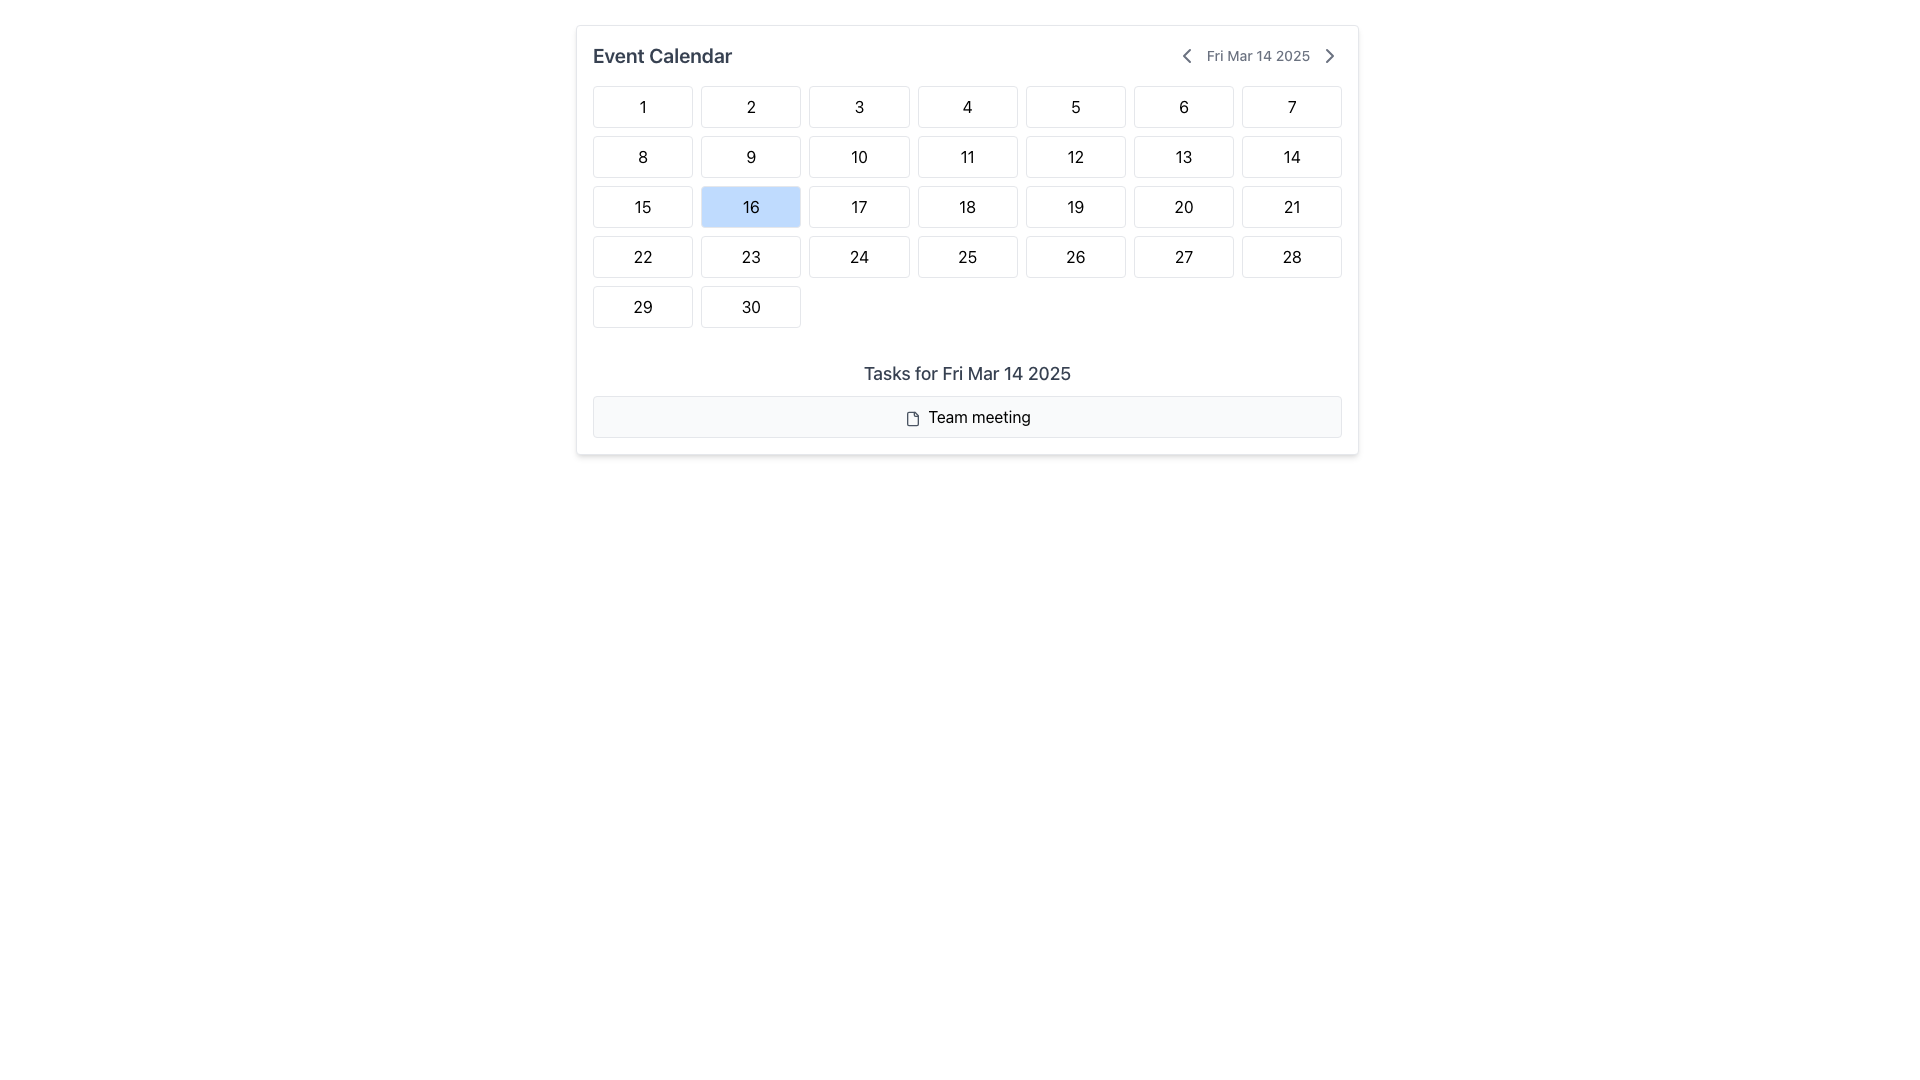 This screenshot has height=1080, width=1920. What do you see at coordinates (1292, 107) in the screenshot?
I see `the calendar date element located in the top-right corner of the grid layout` at bounding box center [1292, 107].